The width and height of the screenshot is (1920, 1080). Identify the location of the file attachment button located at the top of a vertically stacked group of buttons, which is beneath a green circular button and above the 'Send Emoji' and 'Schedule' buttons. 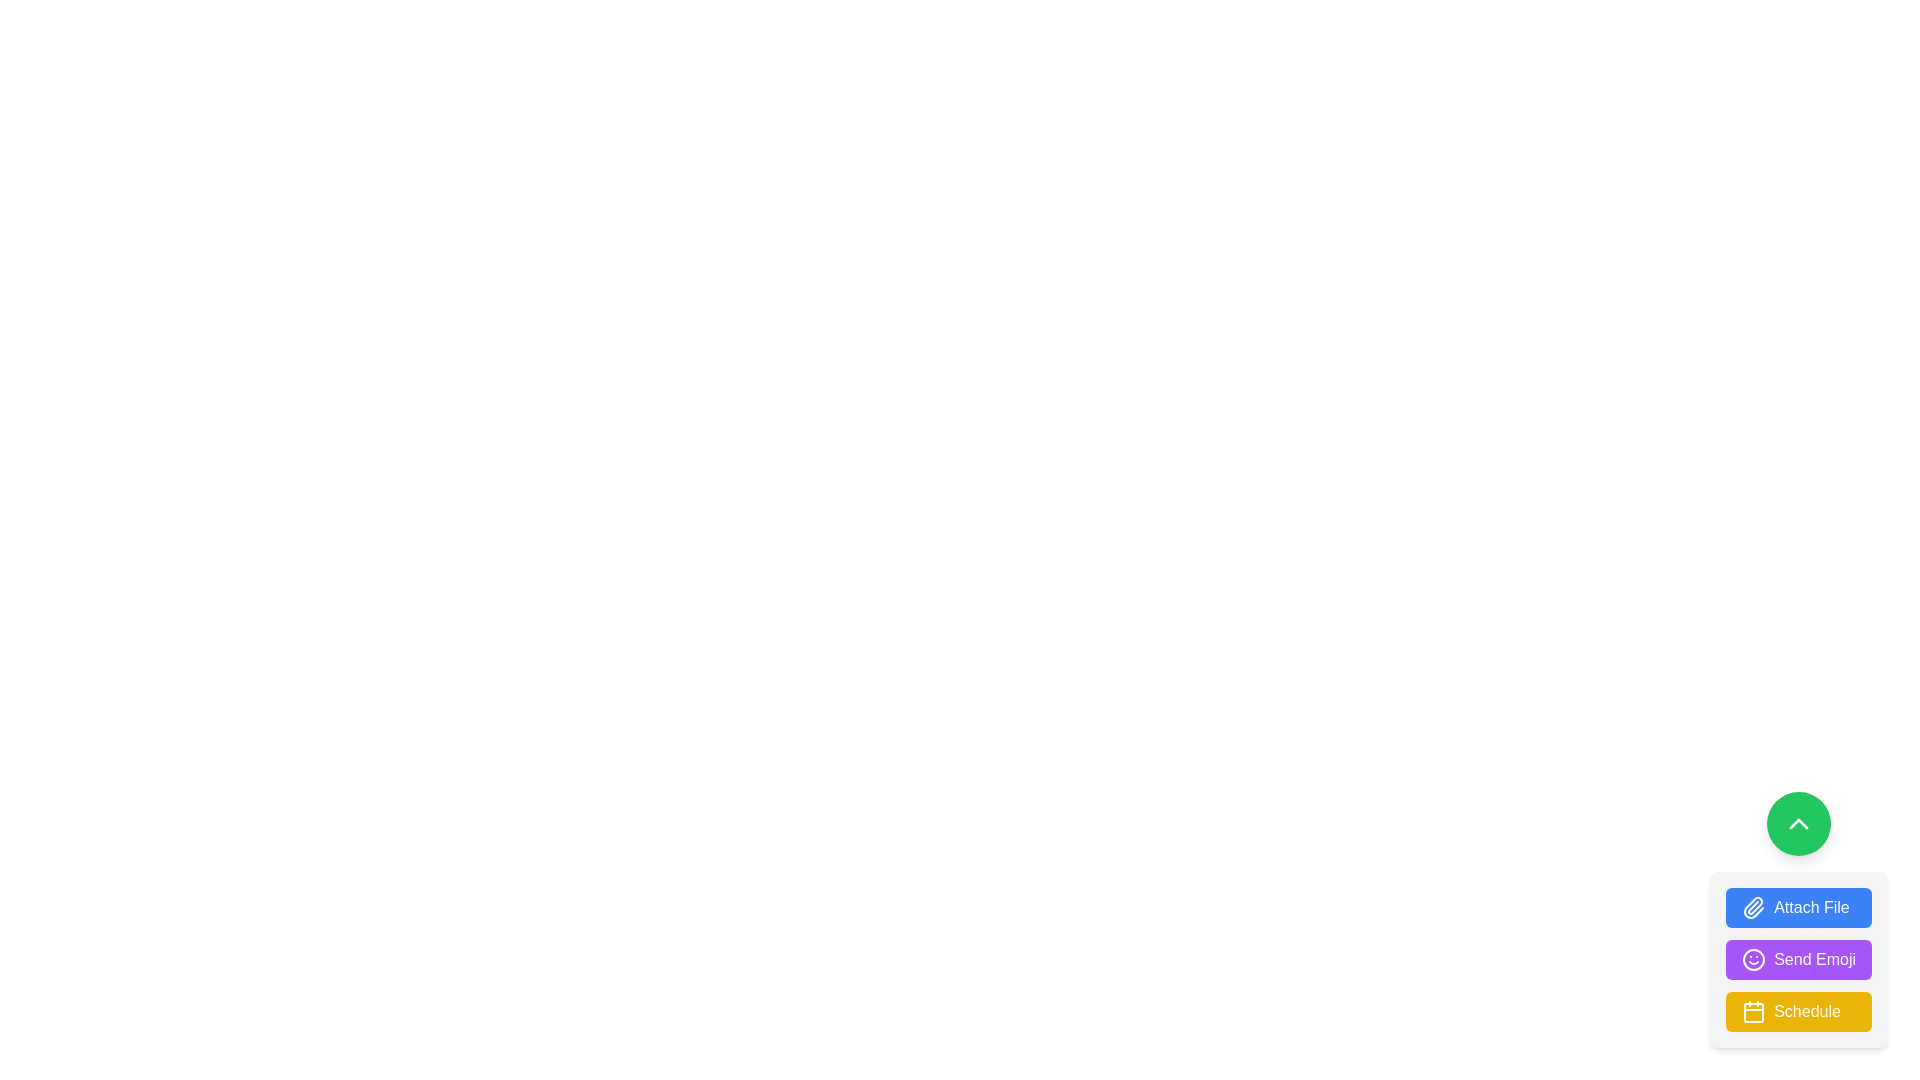
(1799, 907).